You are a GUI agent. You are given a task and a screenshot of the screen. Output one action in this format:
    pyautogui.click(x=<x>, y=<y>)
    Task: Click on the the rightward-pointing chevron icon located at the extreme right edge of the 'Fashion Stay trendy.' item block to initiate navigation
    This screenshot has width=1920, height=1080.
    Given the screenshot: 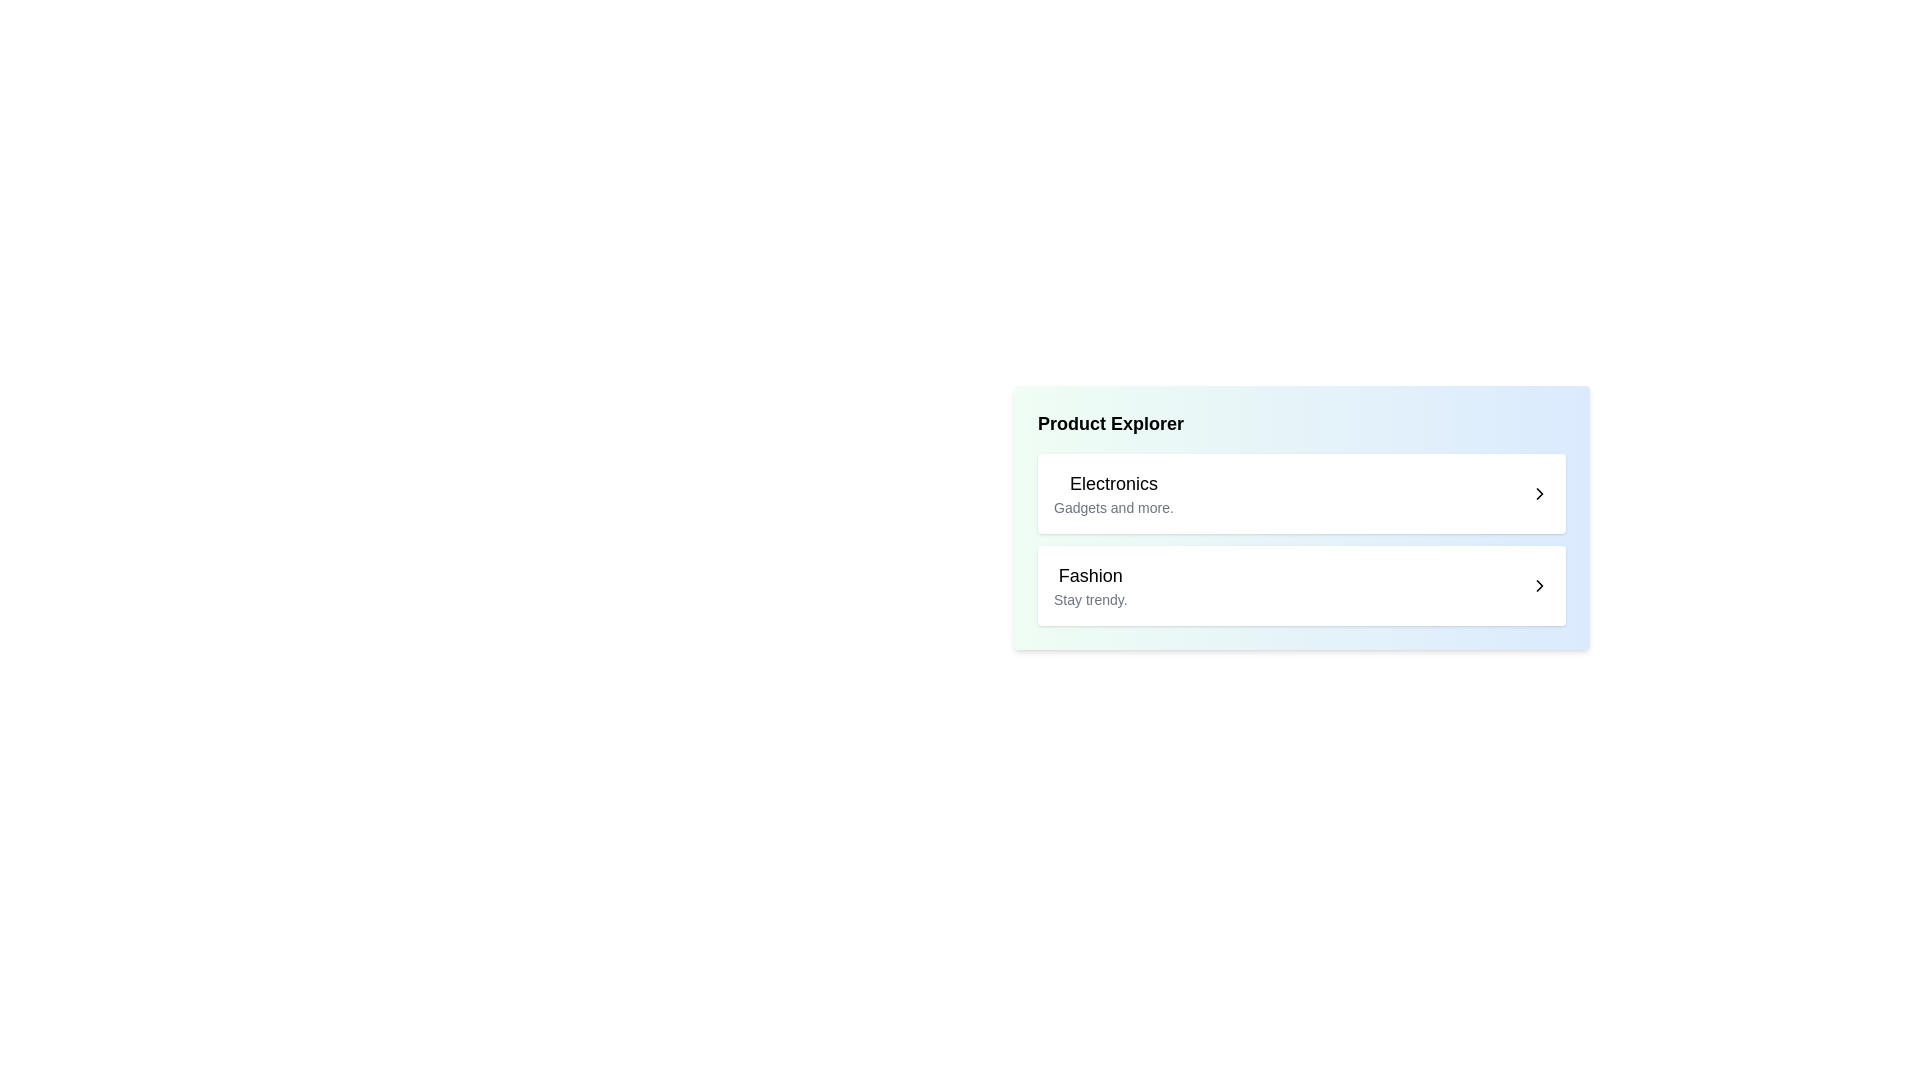 What is the action you would take?
    pyautogui.click(x=1539, y=585)
    